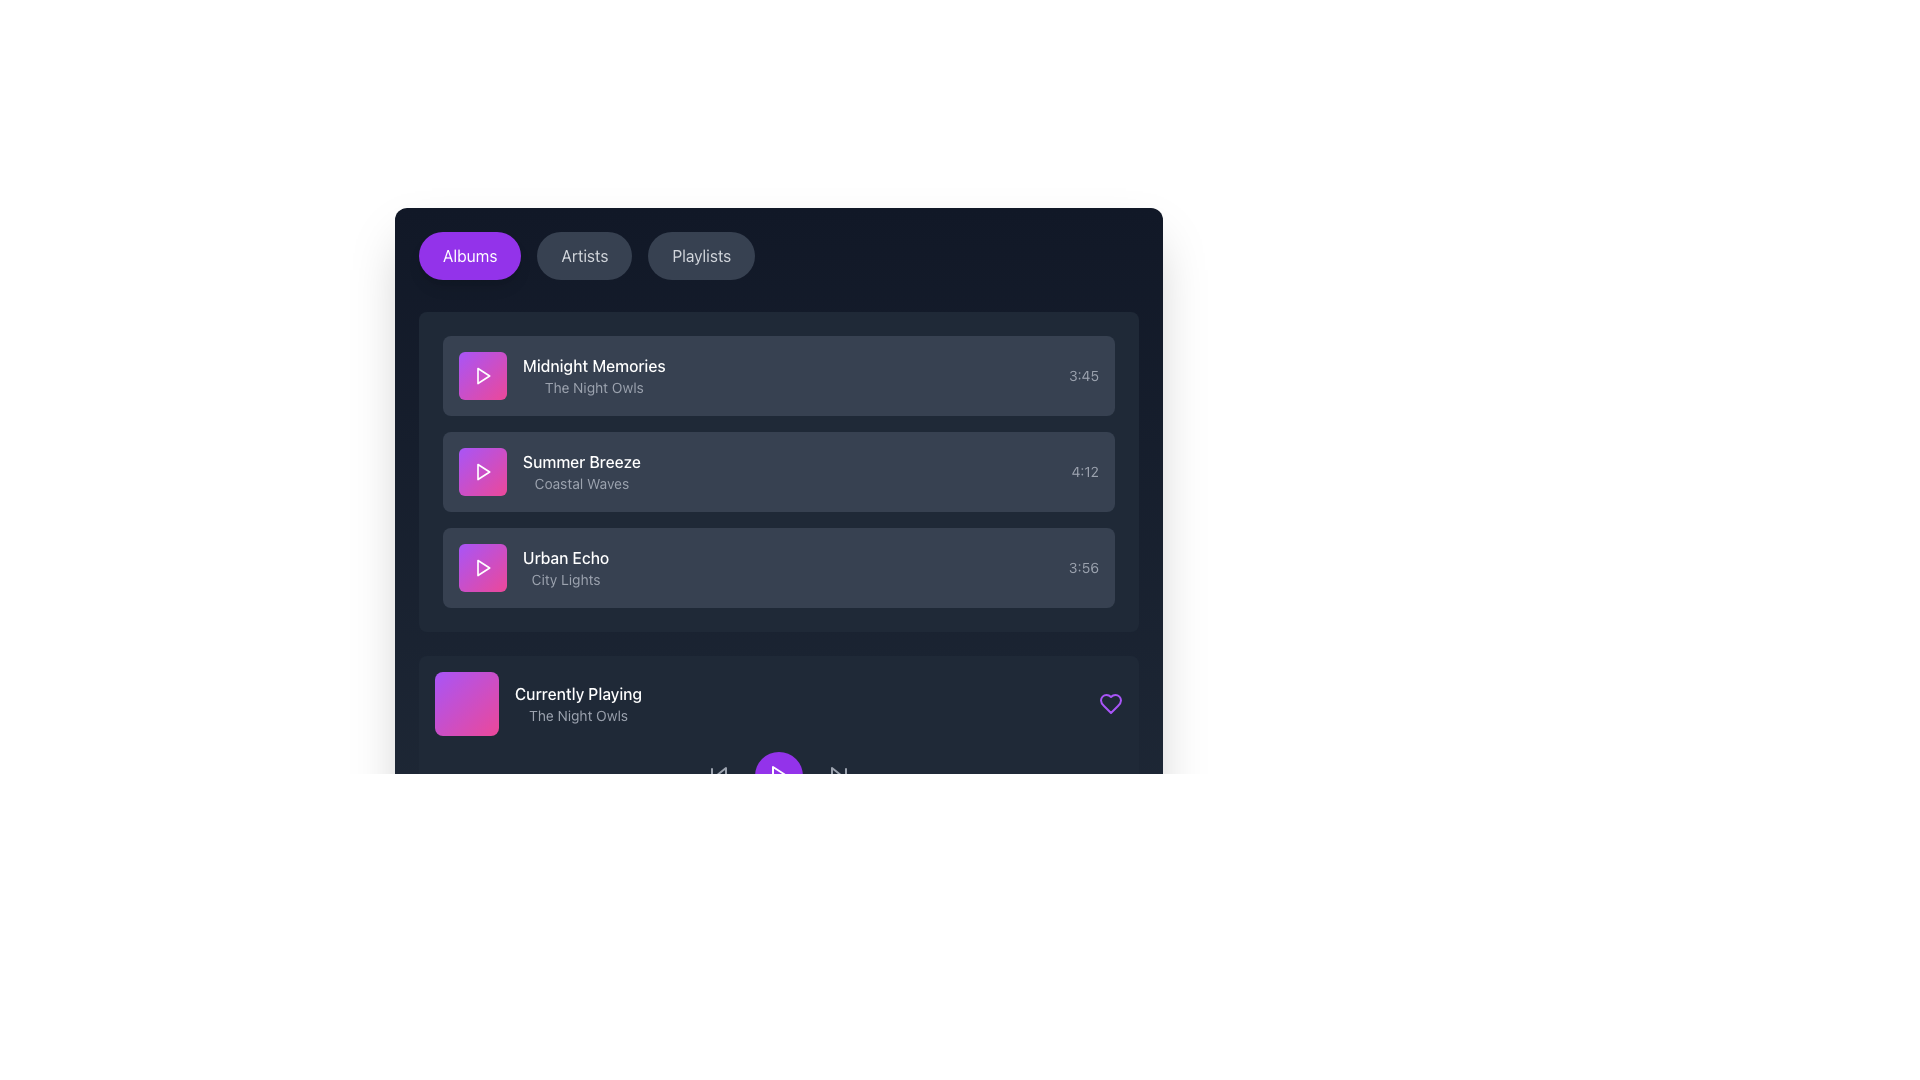  I want to click on the square-shaped Thumbnail visual indicator with a gradient background transitioning from purple to pink, so click(465, 703).